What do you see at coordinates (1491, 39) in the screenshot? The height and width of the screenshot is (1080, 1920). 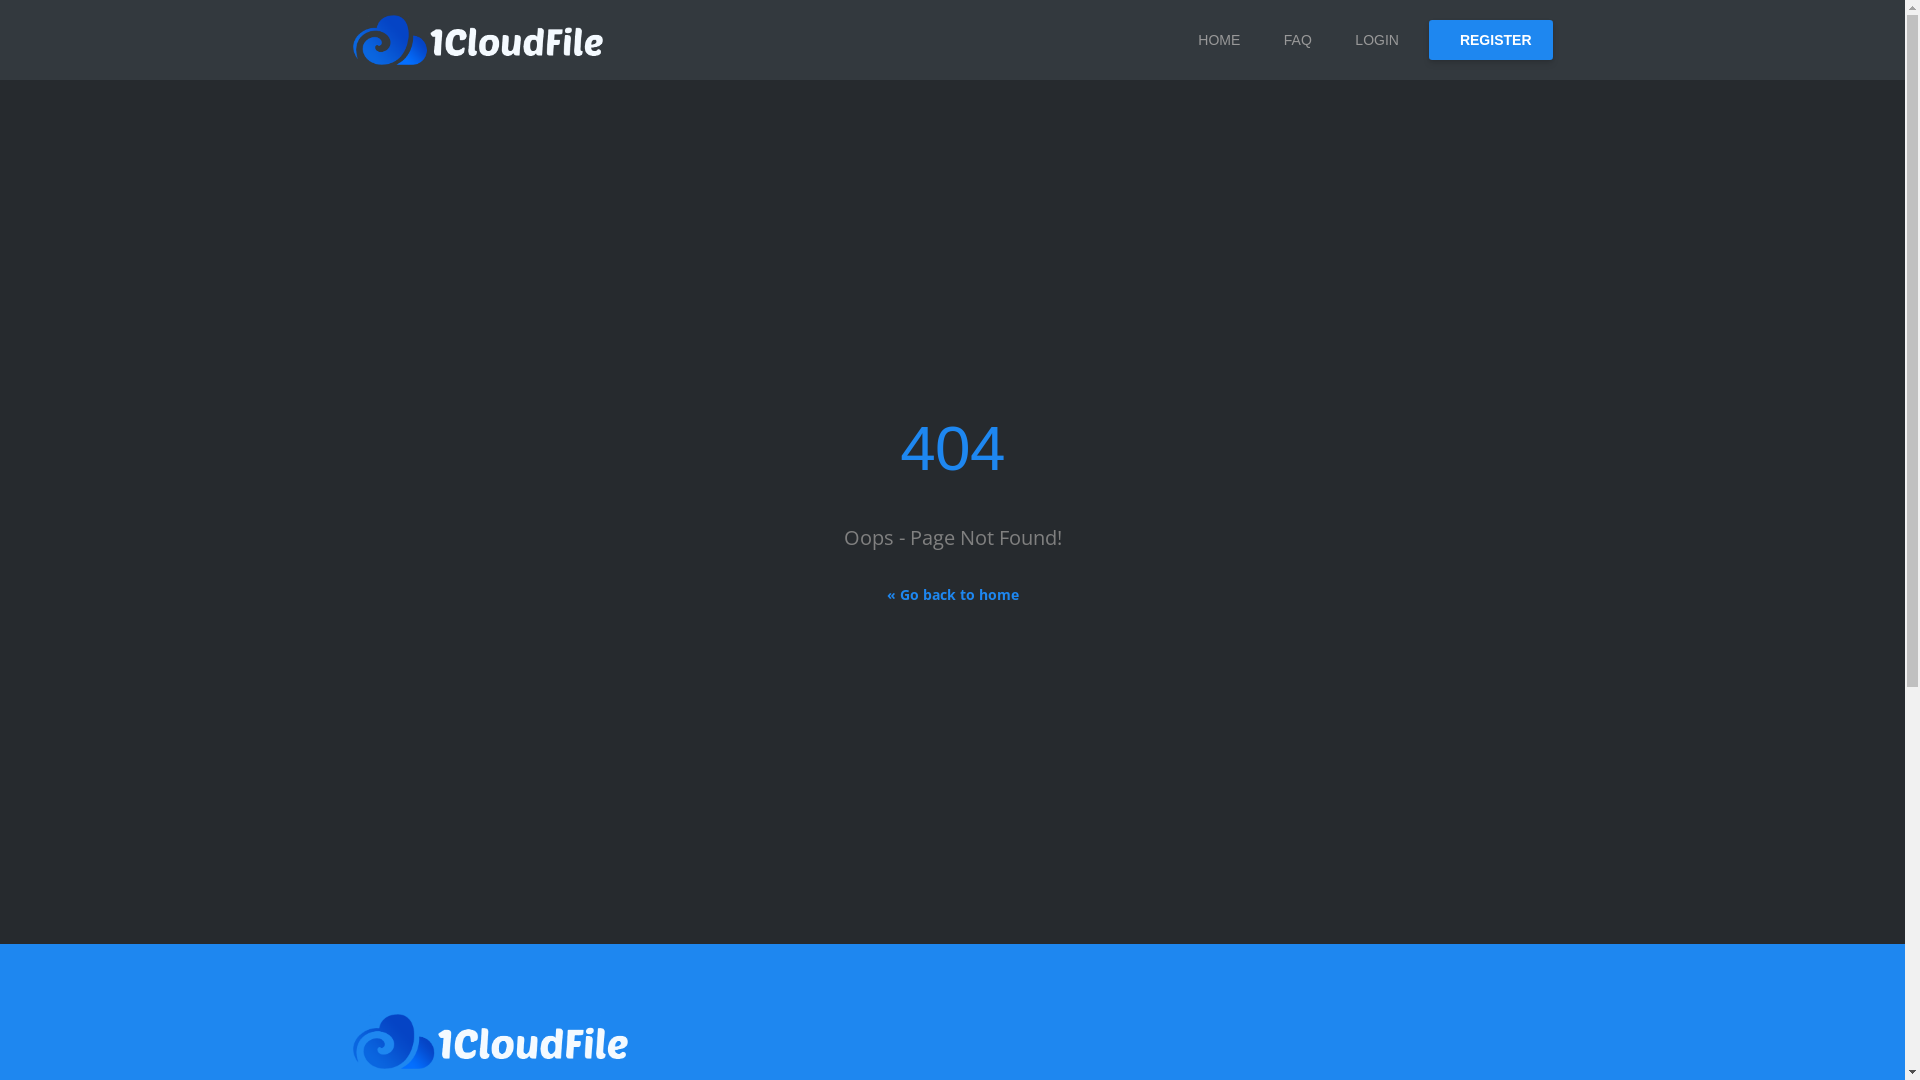 I see `'REGISTER'` at bounding box center [1491, 39].